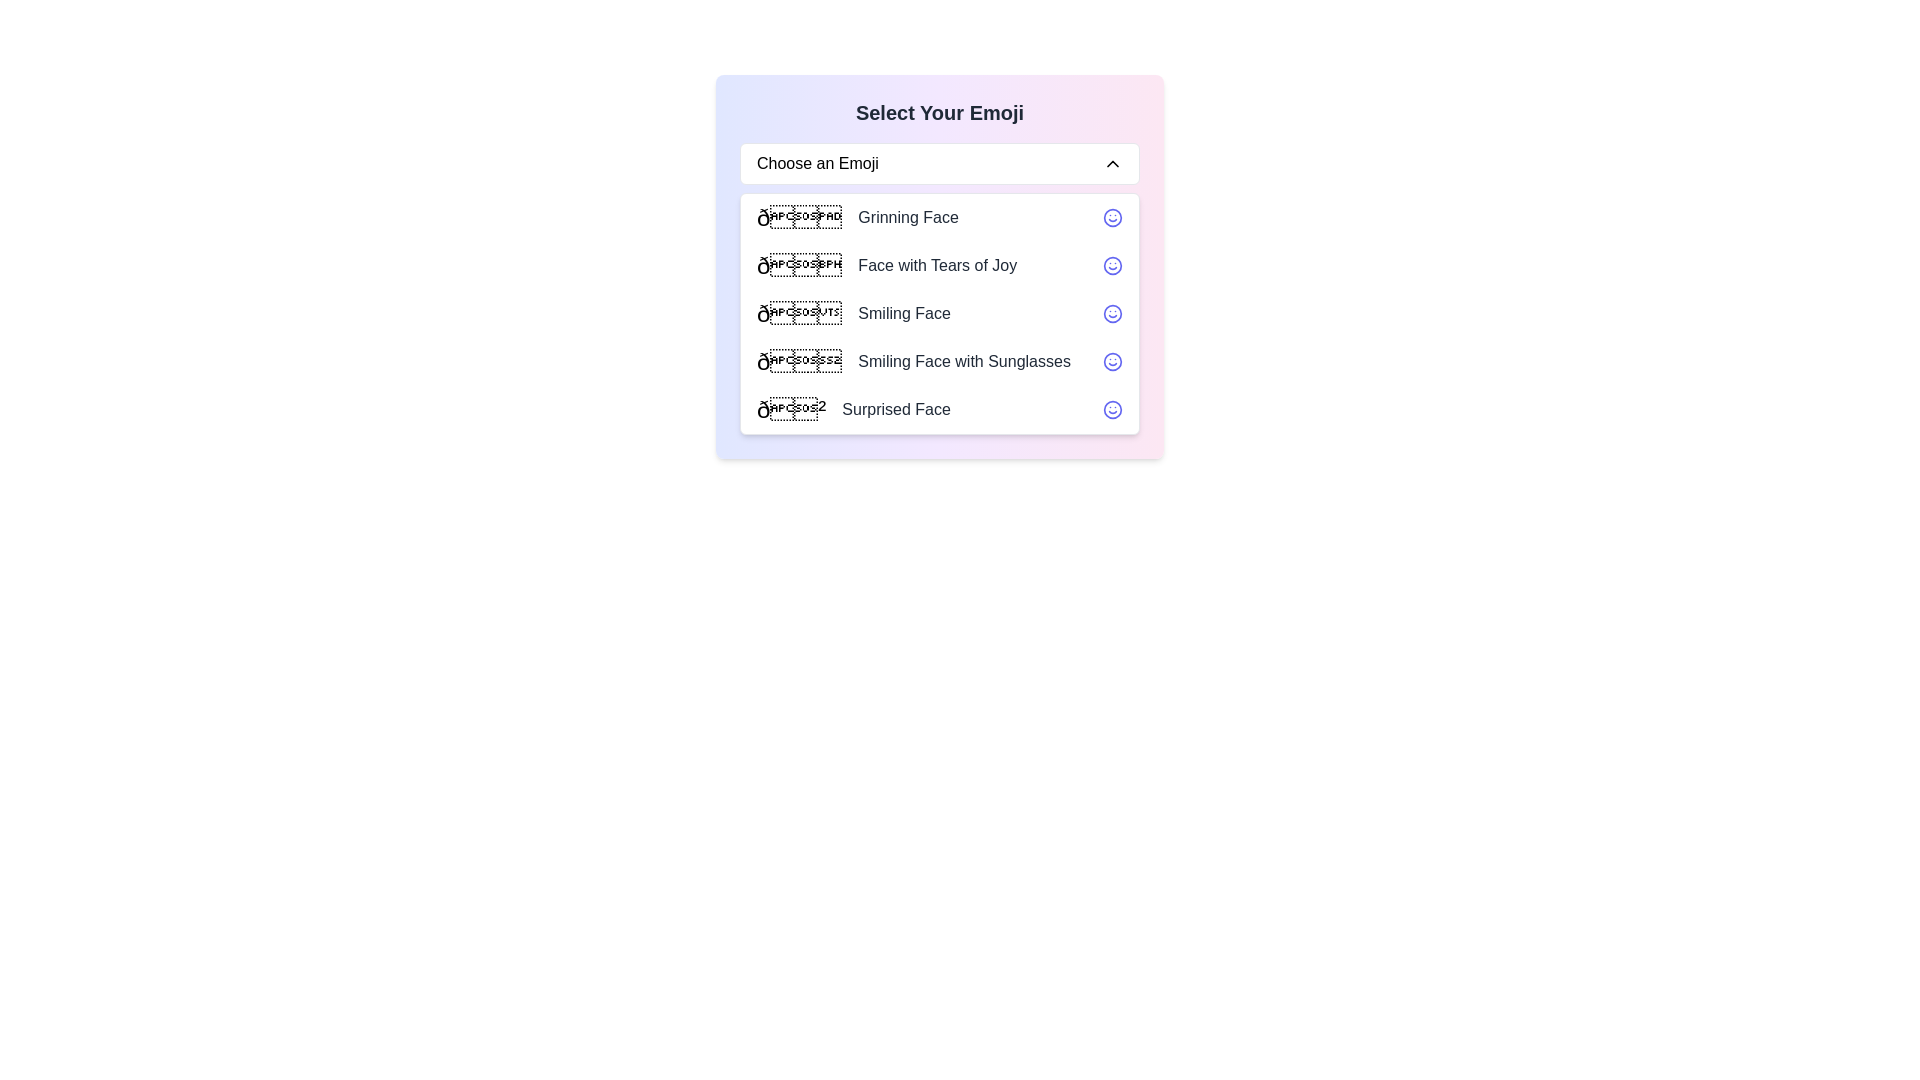  I want to click on the SVG icon representing the 'Grinning Face' located at the top left corner of its list item in the emoji selection menu, so click(1112, 218).